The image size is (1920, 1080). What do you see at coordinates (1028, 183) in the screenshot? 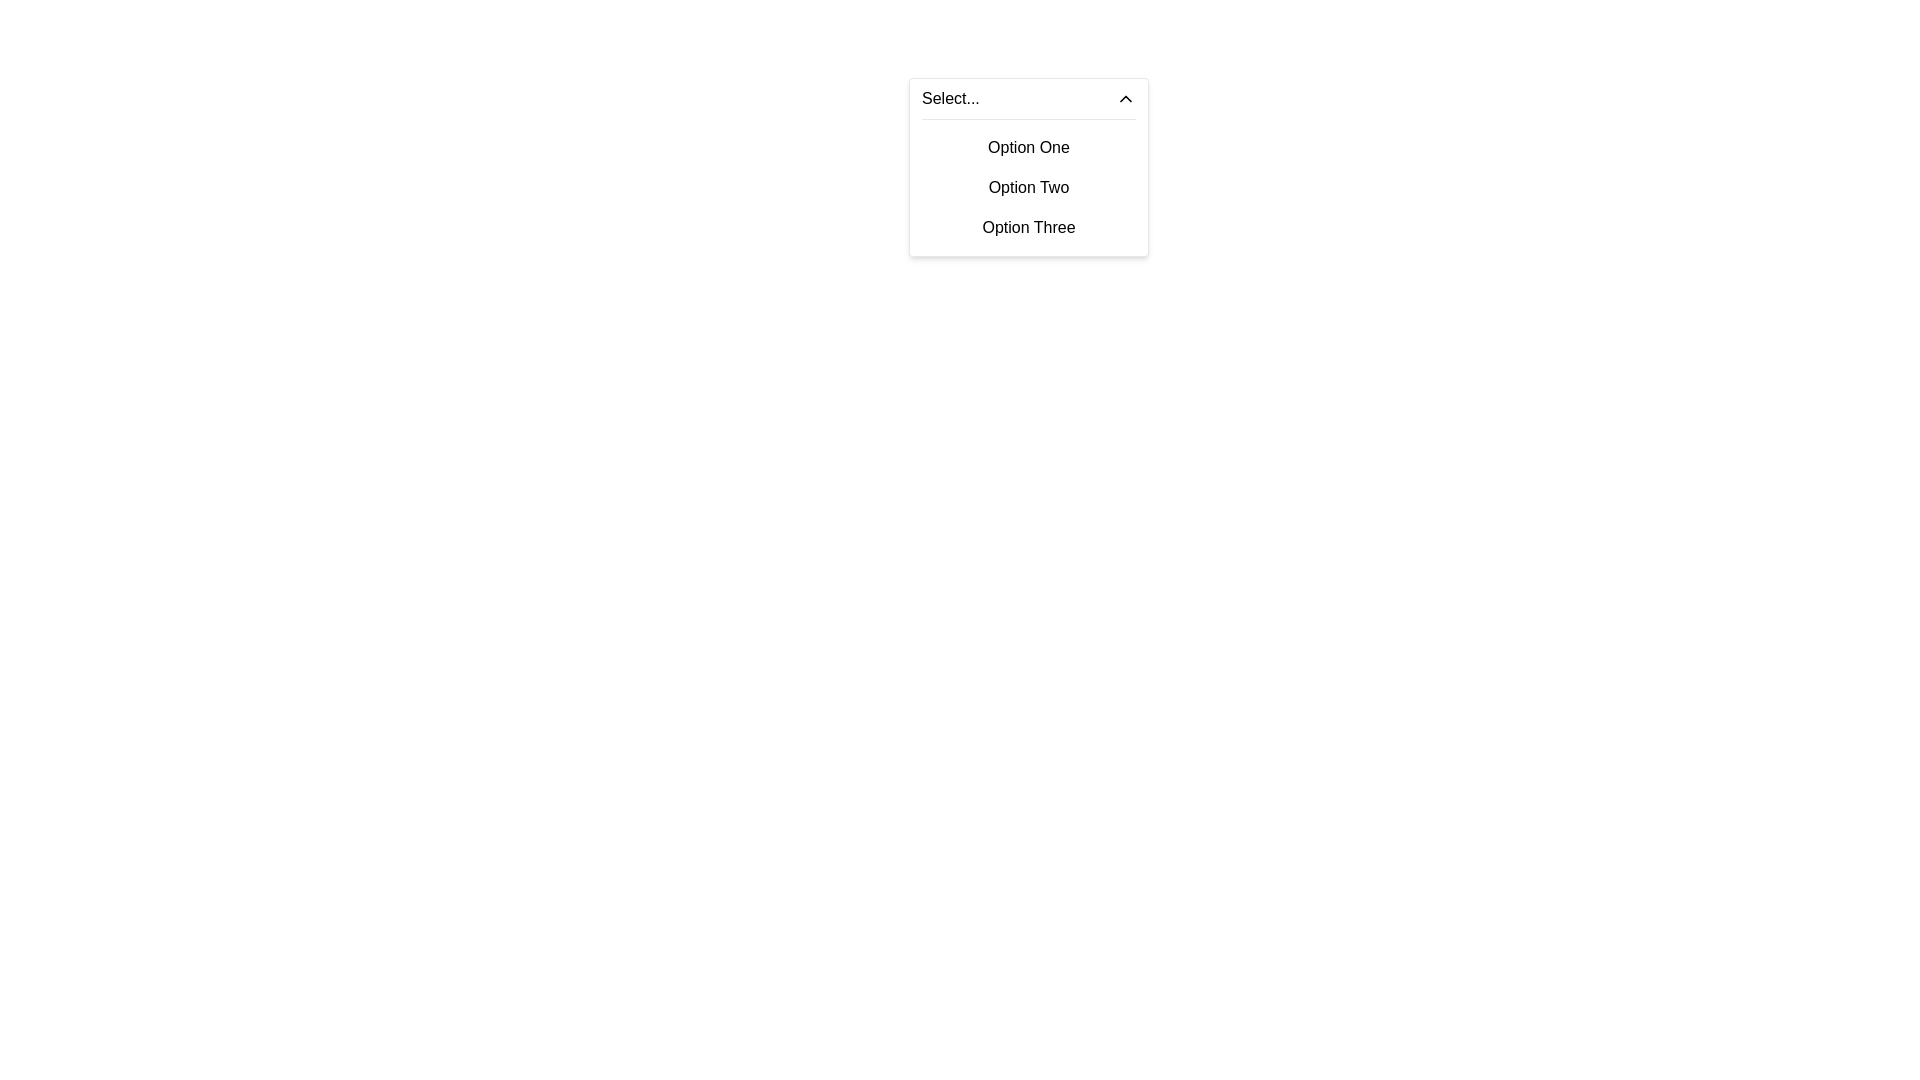
I see `the dropdown menu option located directly below the 'Select...' button` at bounding box center [1028, 183].